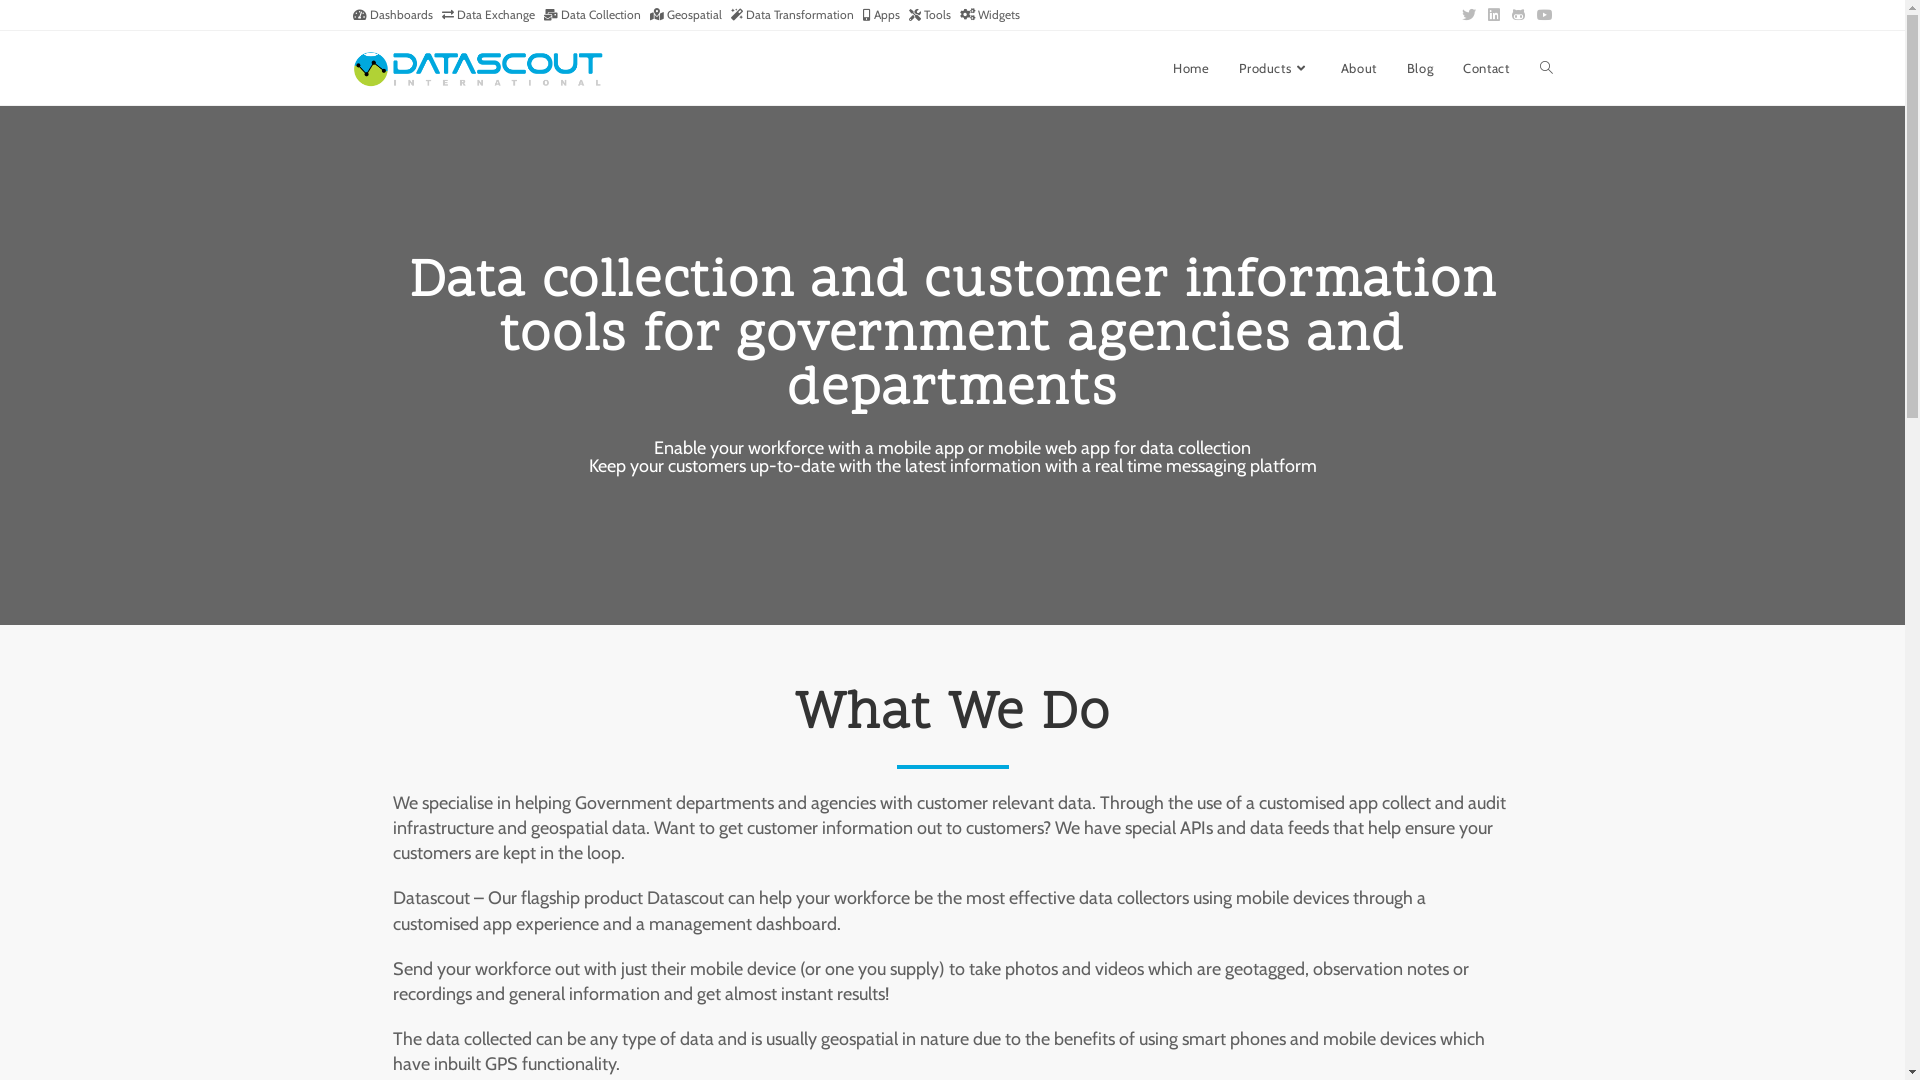 The image size is (1920, 1080). What do you see at coordinates (1358, 67) in the screenshot?
I see `'About'` at bounding box center [1358, 67].